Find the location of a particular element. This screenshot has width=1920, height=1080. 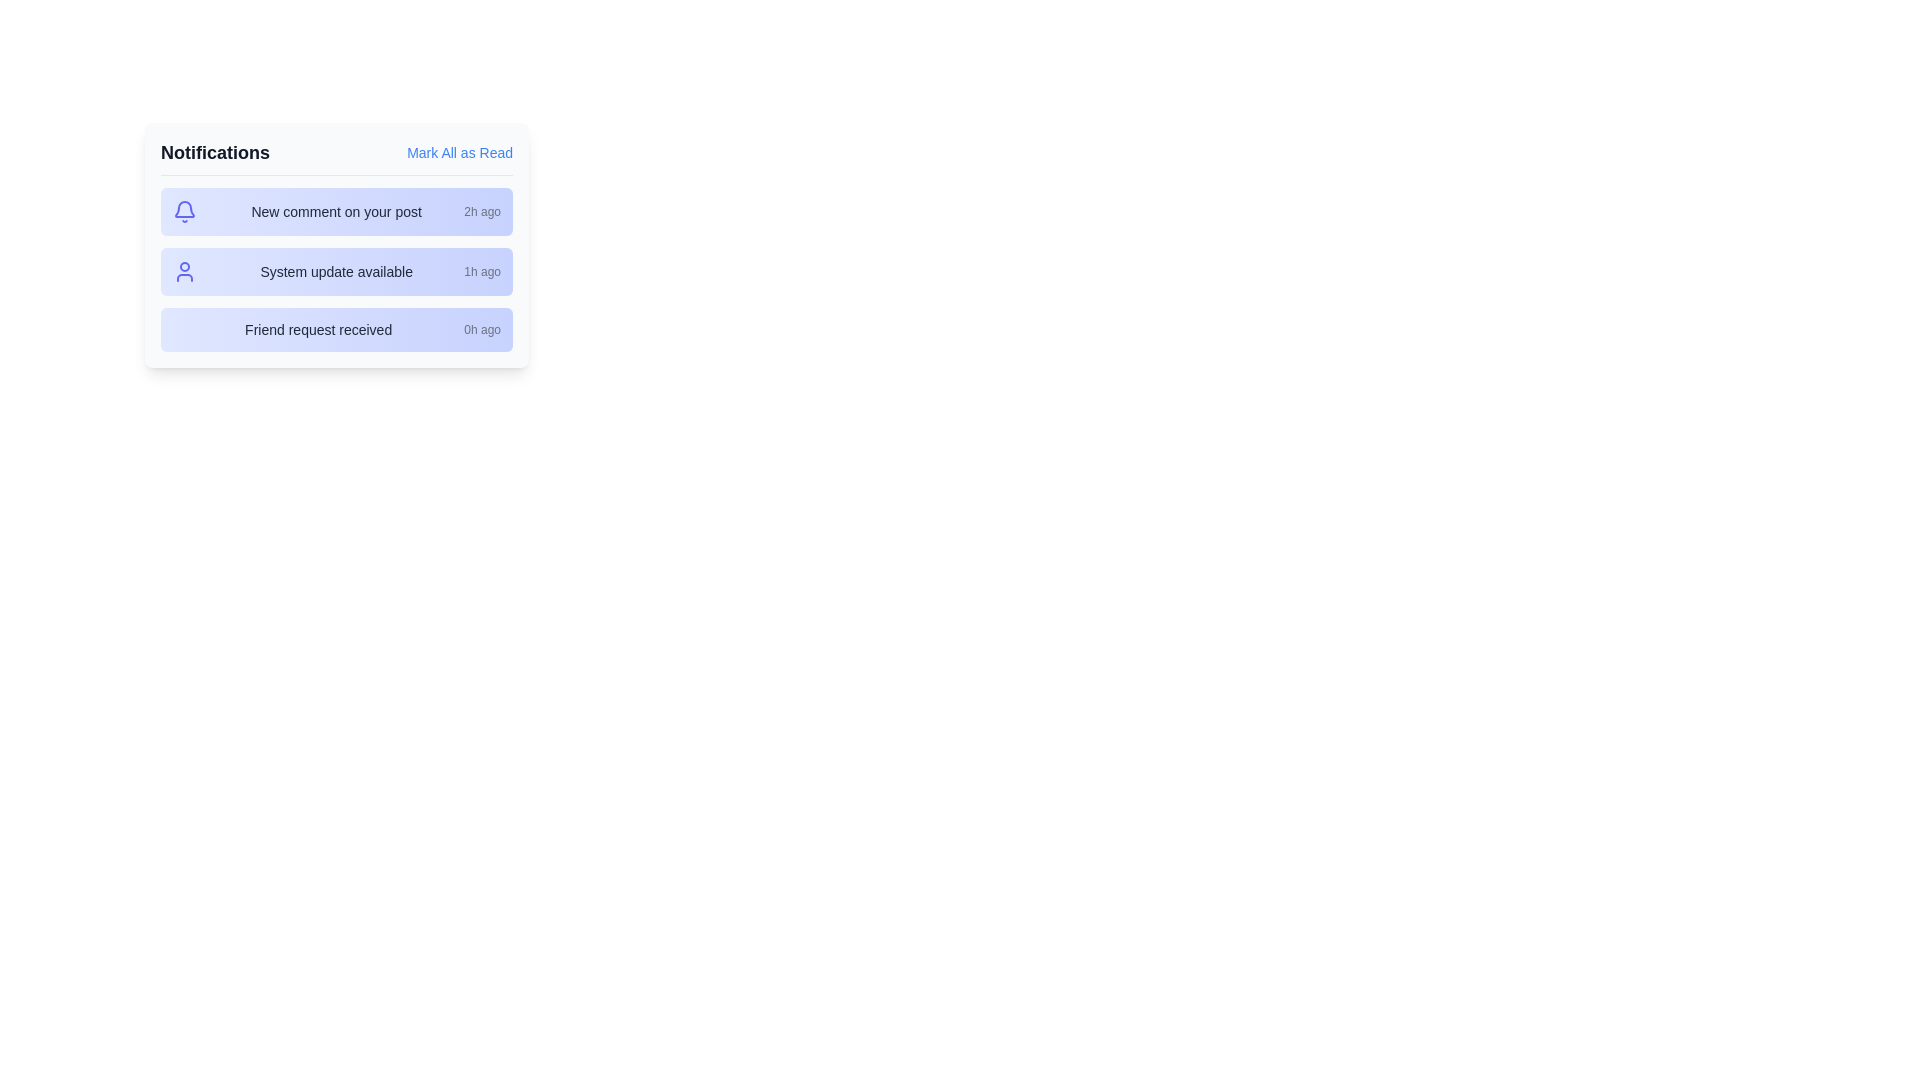

the first static notification entry in the vertically stacked list of notifications that informs the user about a new comment on their post is located at coordinates (336, 212).